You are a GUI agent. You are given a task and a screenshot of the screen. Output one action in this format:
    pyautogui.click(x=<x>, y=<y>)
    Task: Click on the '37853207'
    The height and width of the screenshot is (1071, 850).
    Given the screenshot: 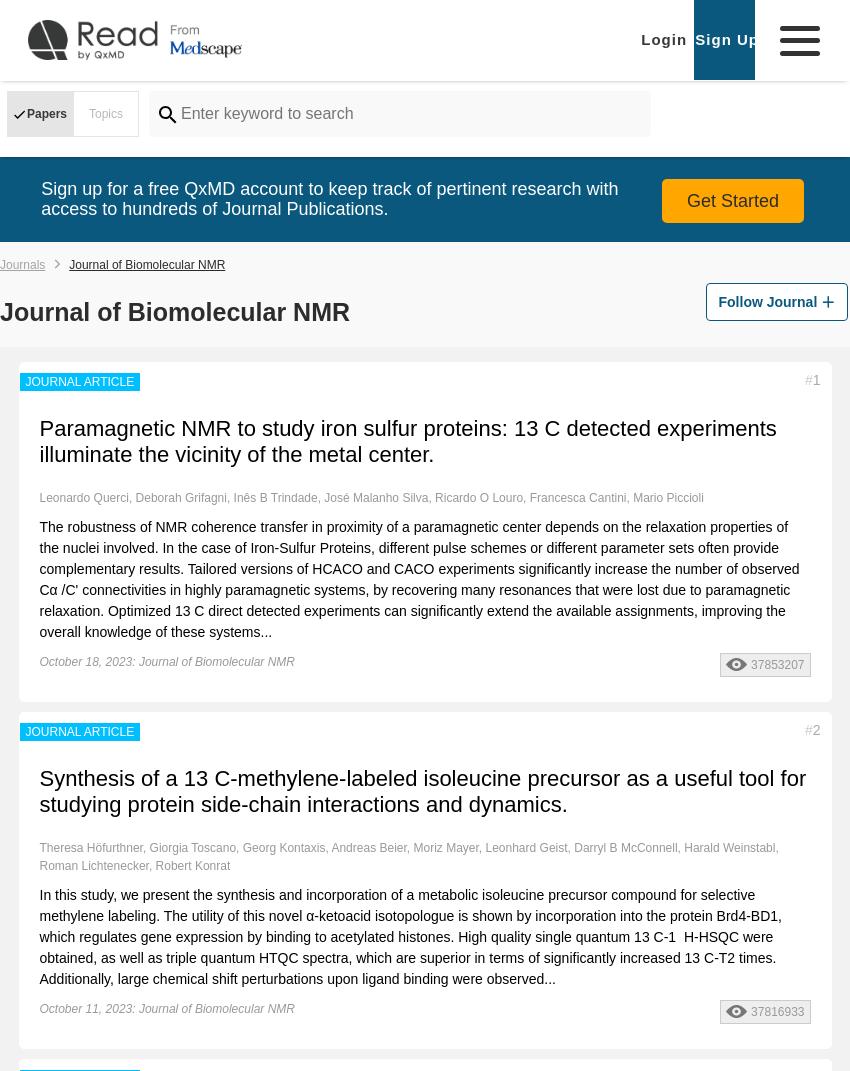 What is the action you would take?
    pyautogui.click(x=776, y=663)
    